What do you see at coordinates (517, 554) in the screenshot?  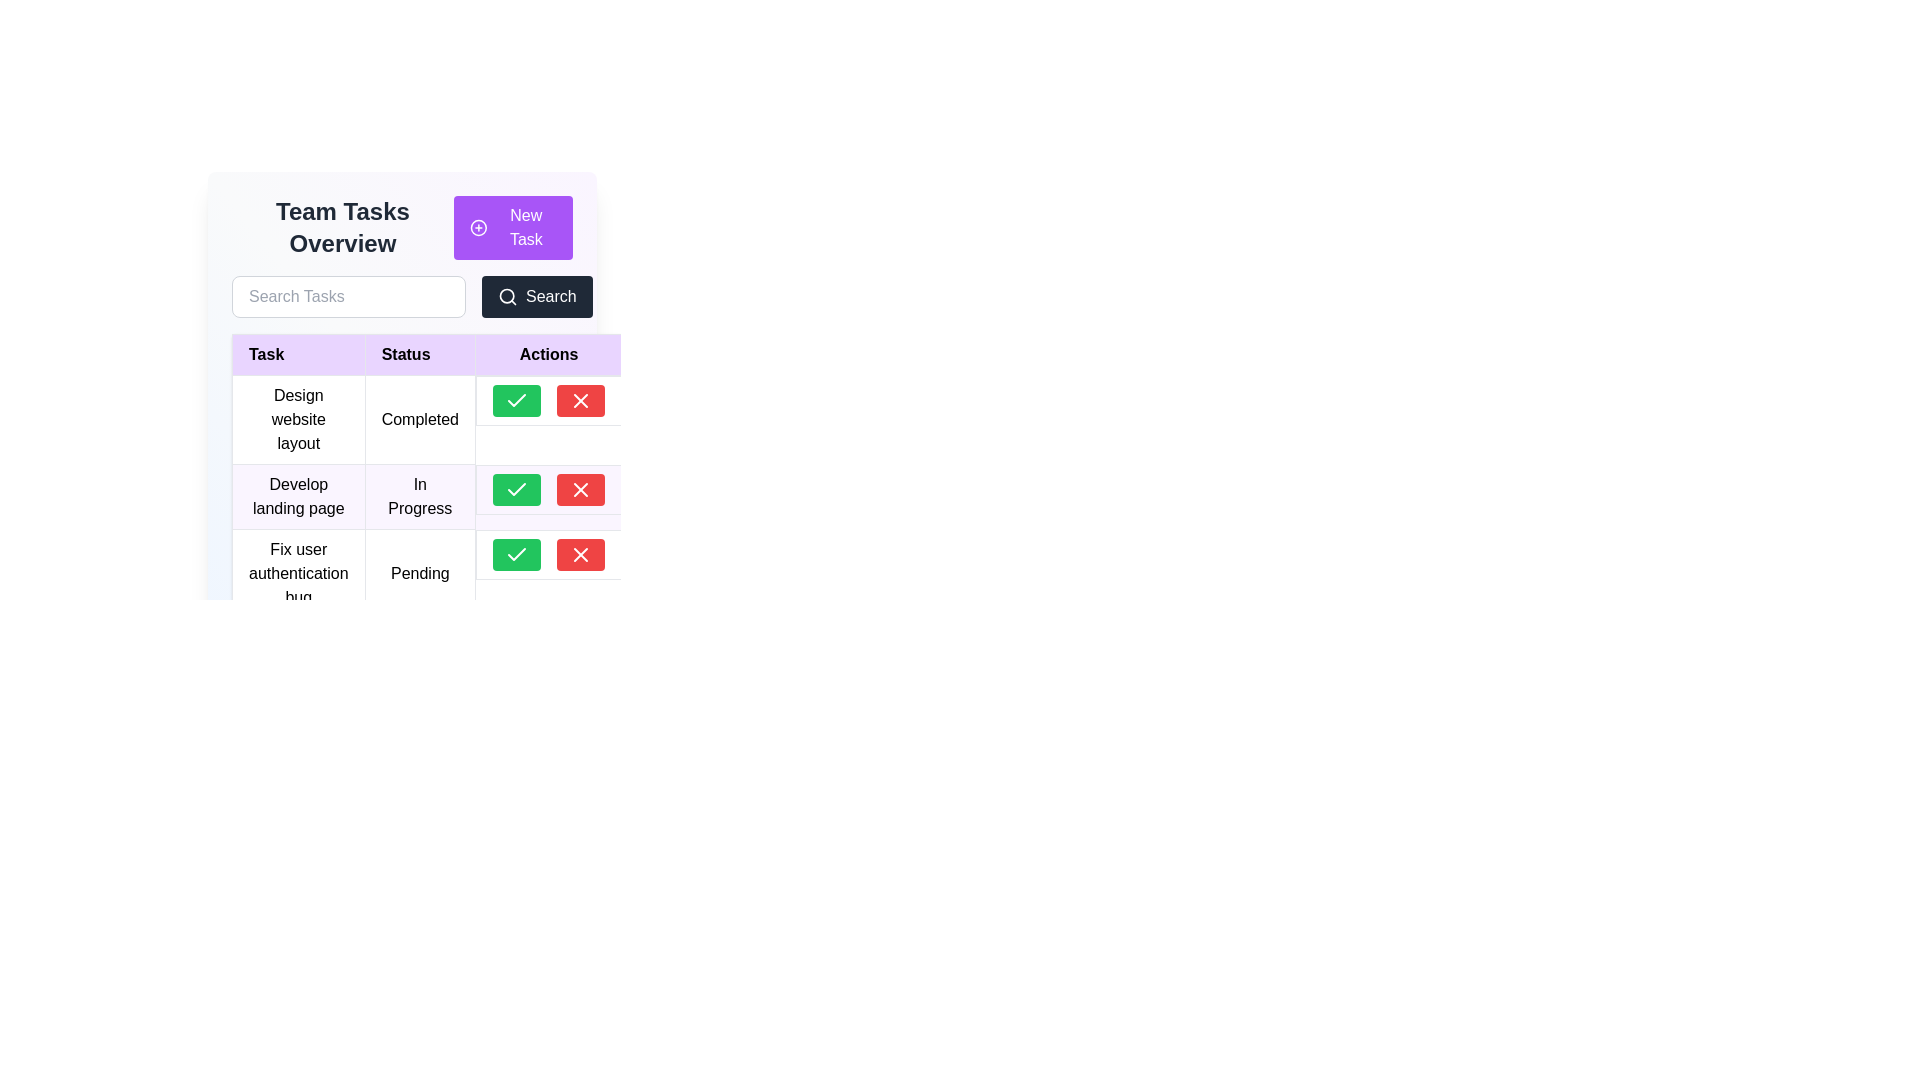 I see `the circular confirmation button with a checkmark icon in the 'Actions' column of the third row to confirm the task 'Fix user authentication bug'` at bounding box center [517, 554].